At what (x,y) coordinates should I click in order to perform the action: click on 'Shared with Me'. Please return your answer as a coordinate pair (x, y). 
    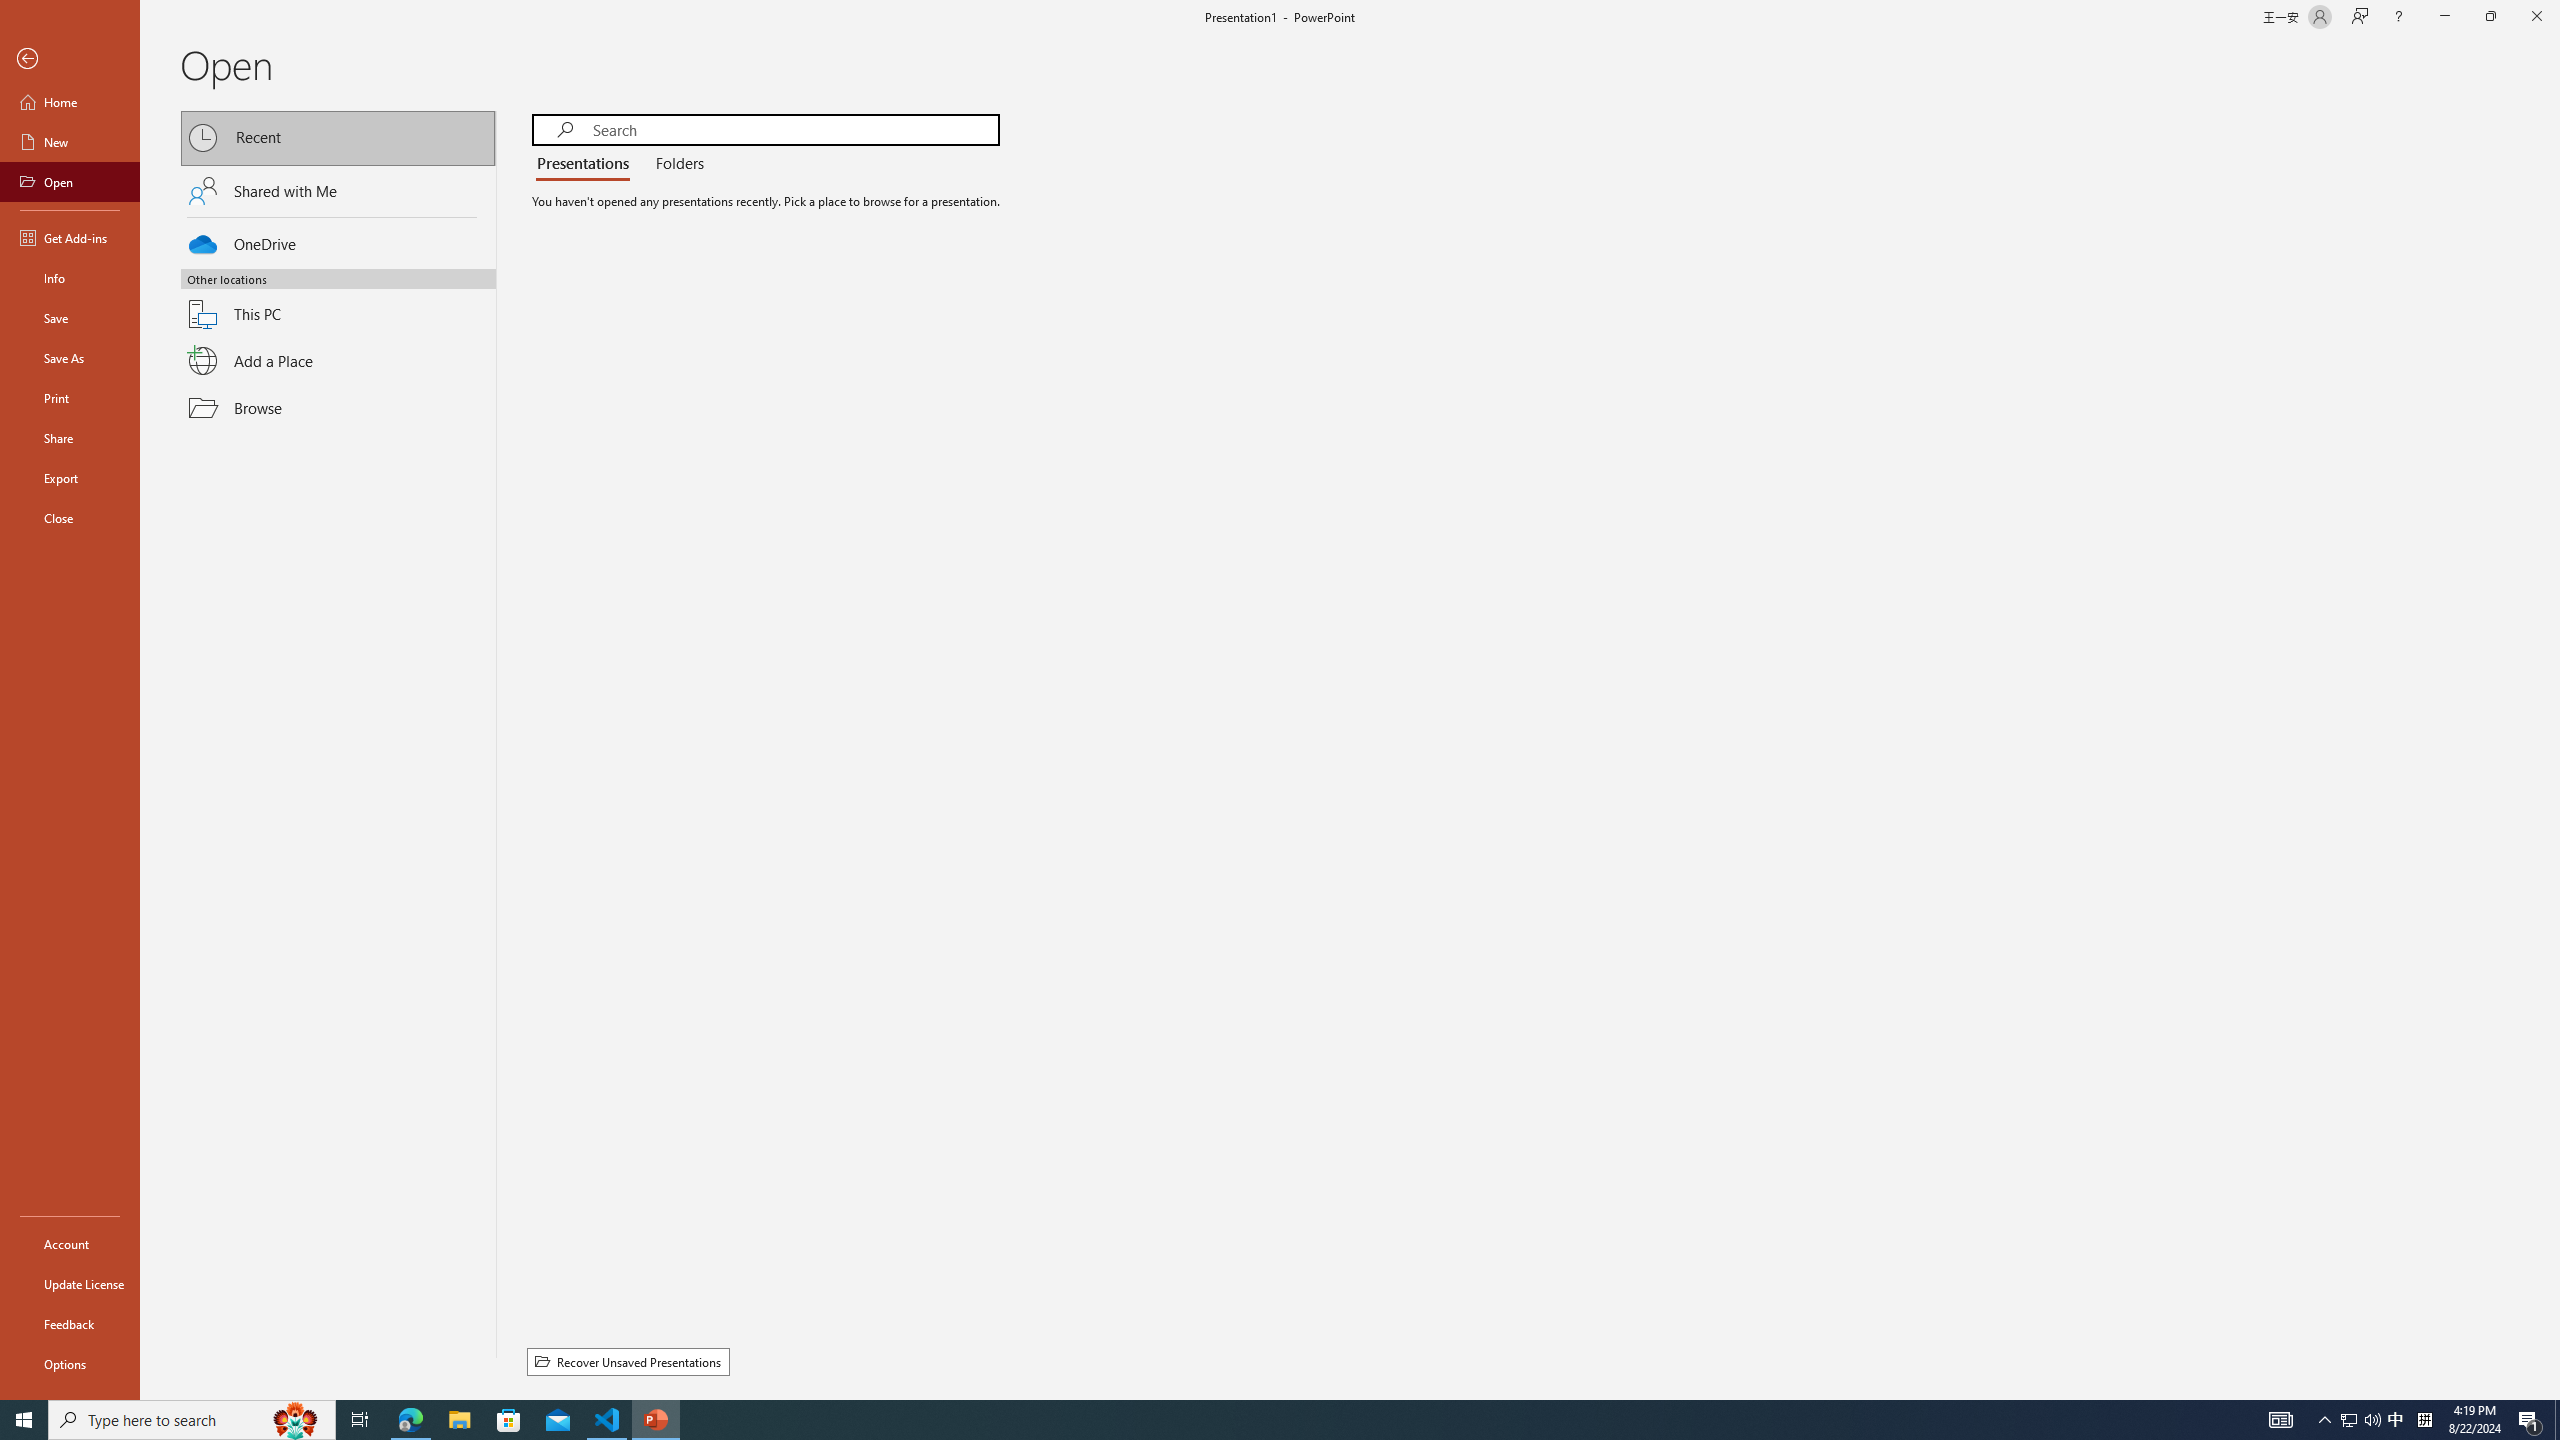
    Looking at the image, I should click on (338, 189).